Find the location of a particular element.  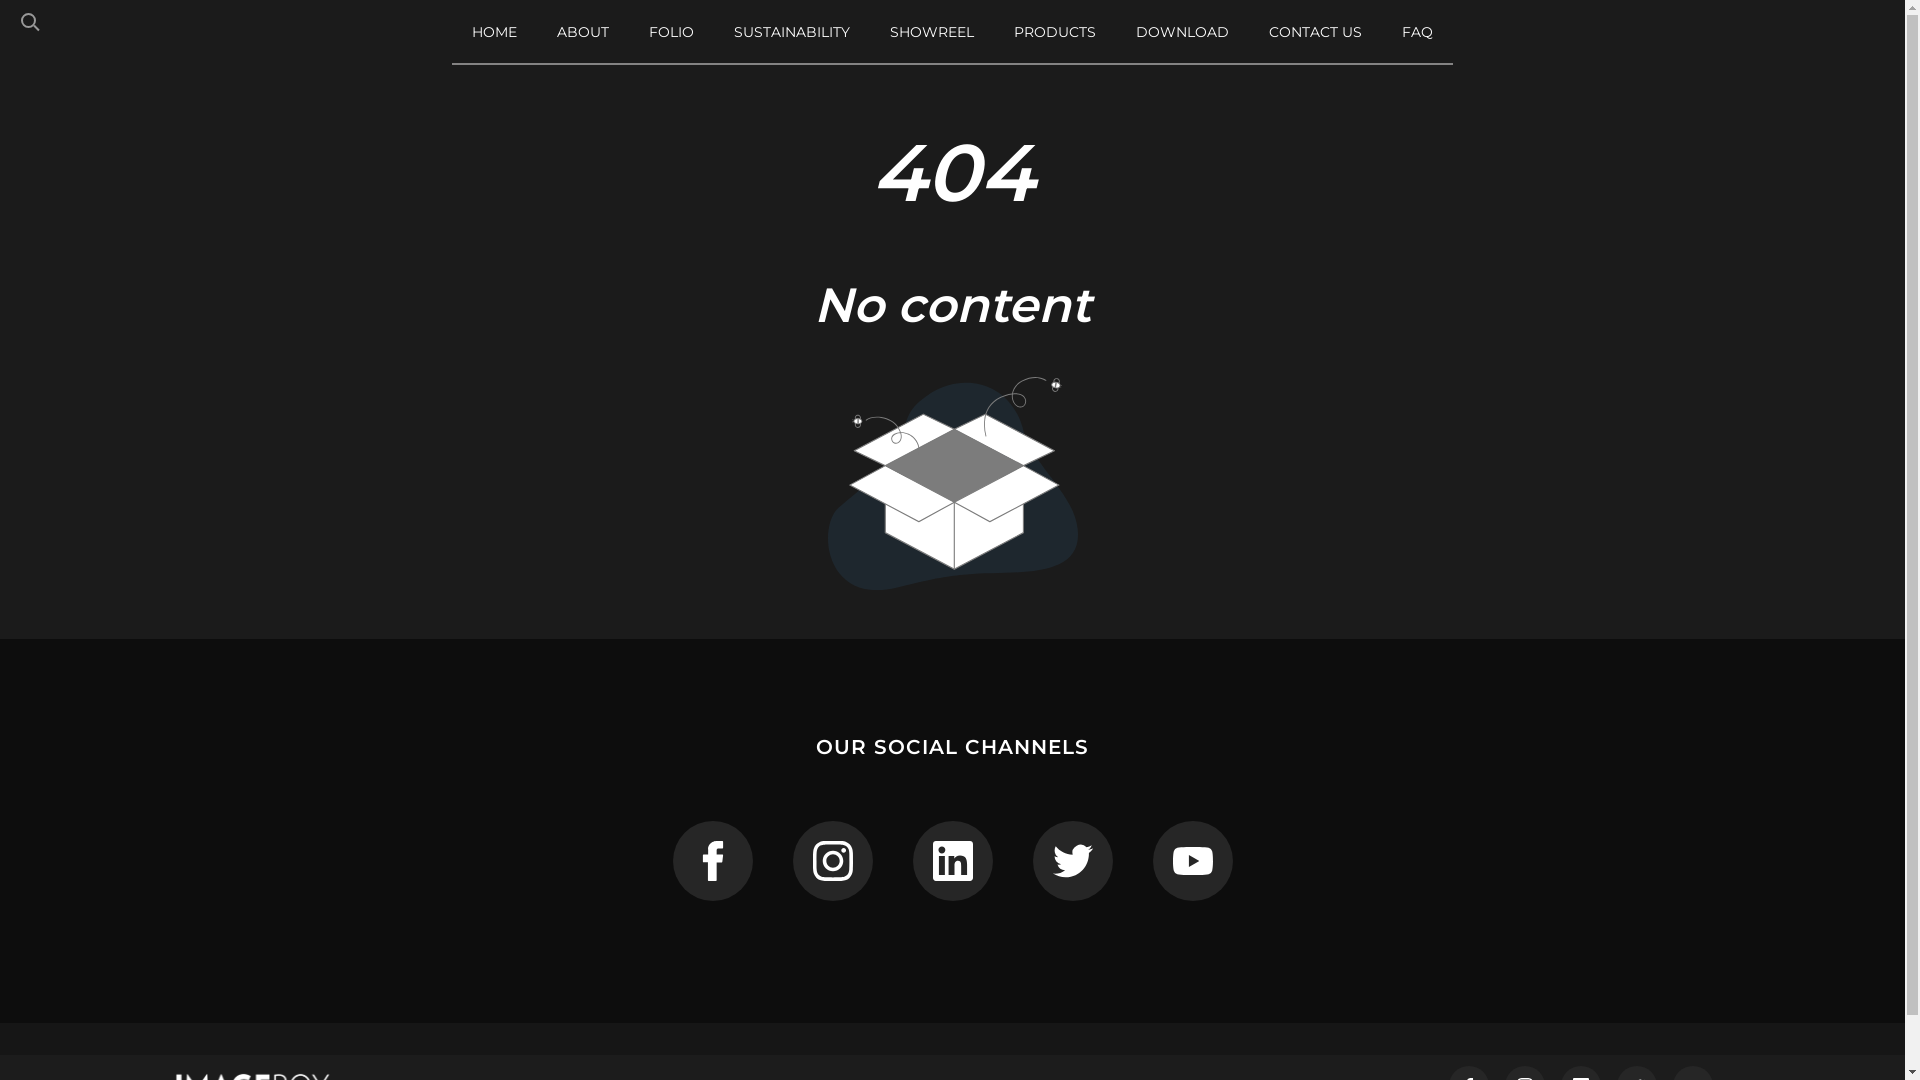

'ImageBox on Linkedin' is located at coordinates (950, 859).